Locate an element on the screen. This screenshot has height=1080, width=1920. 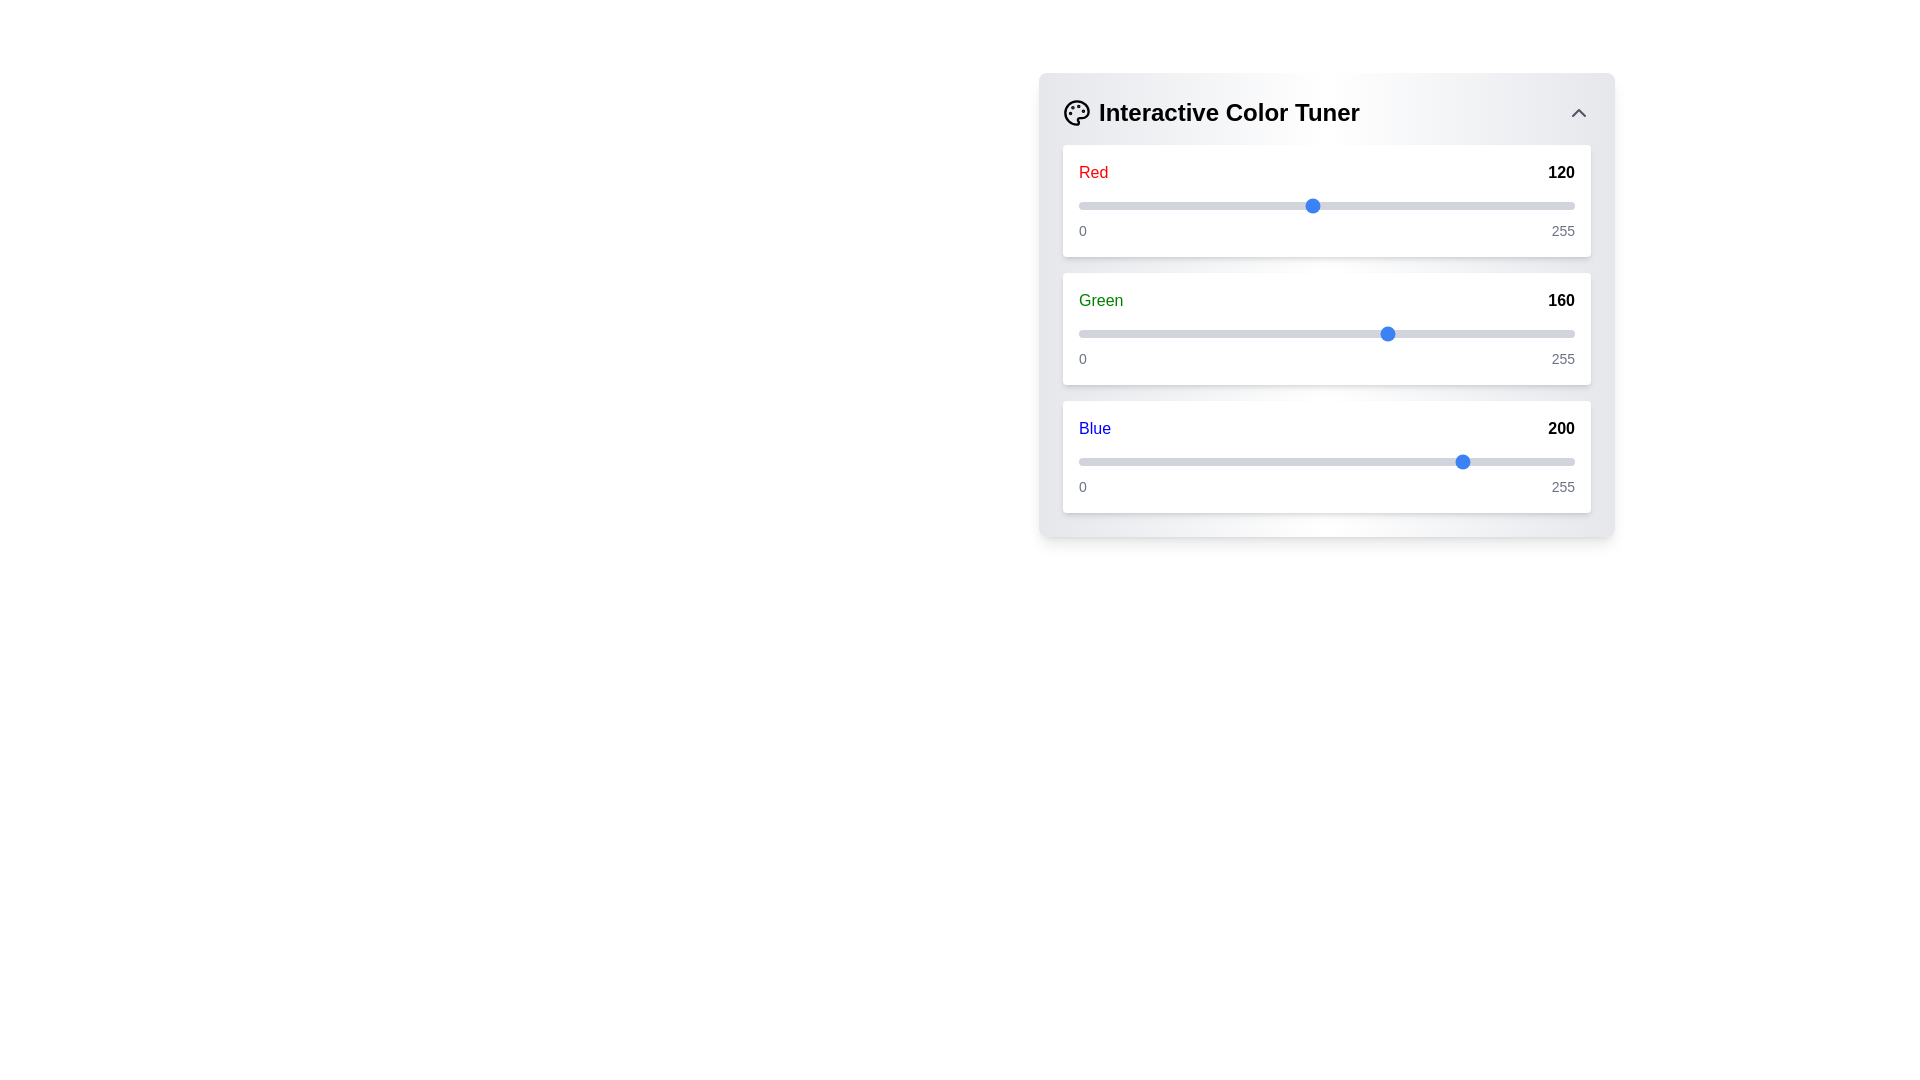
the green component value is located at coordinates (1414, 333).